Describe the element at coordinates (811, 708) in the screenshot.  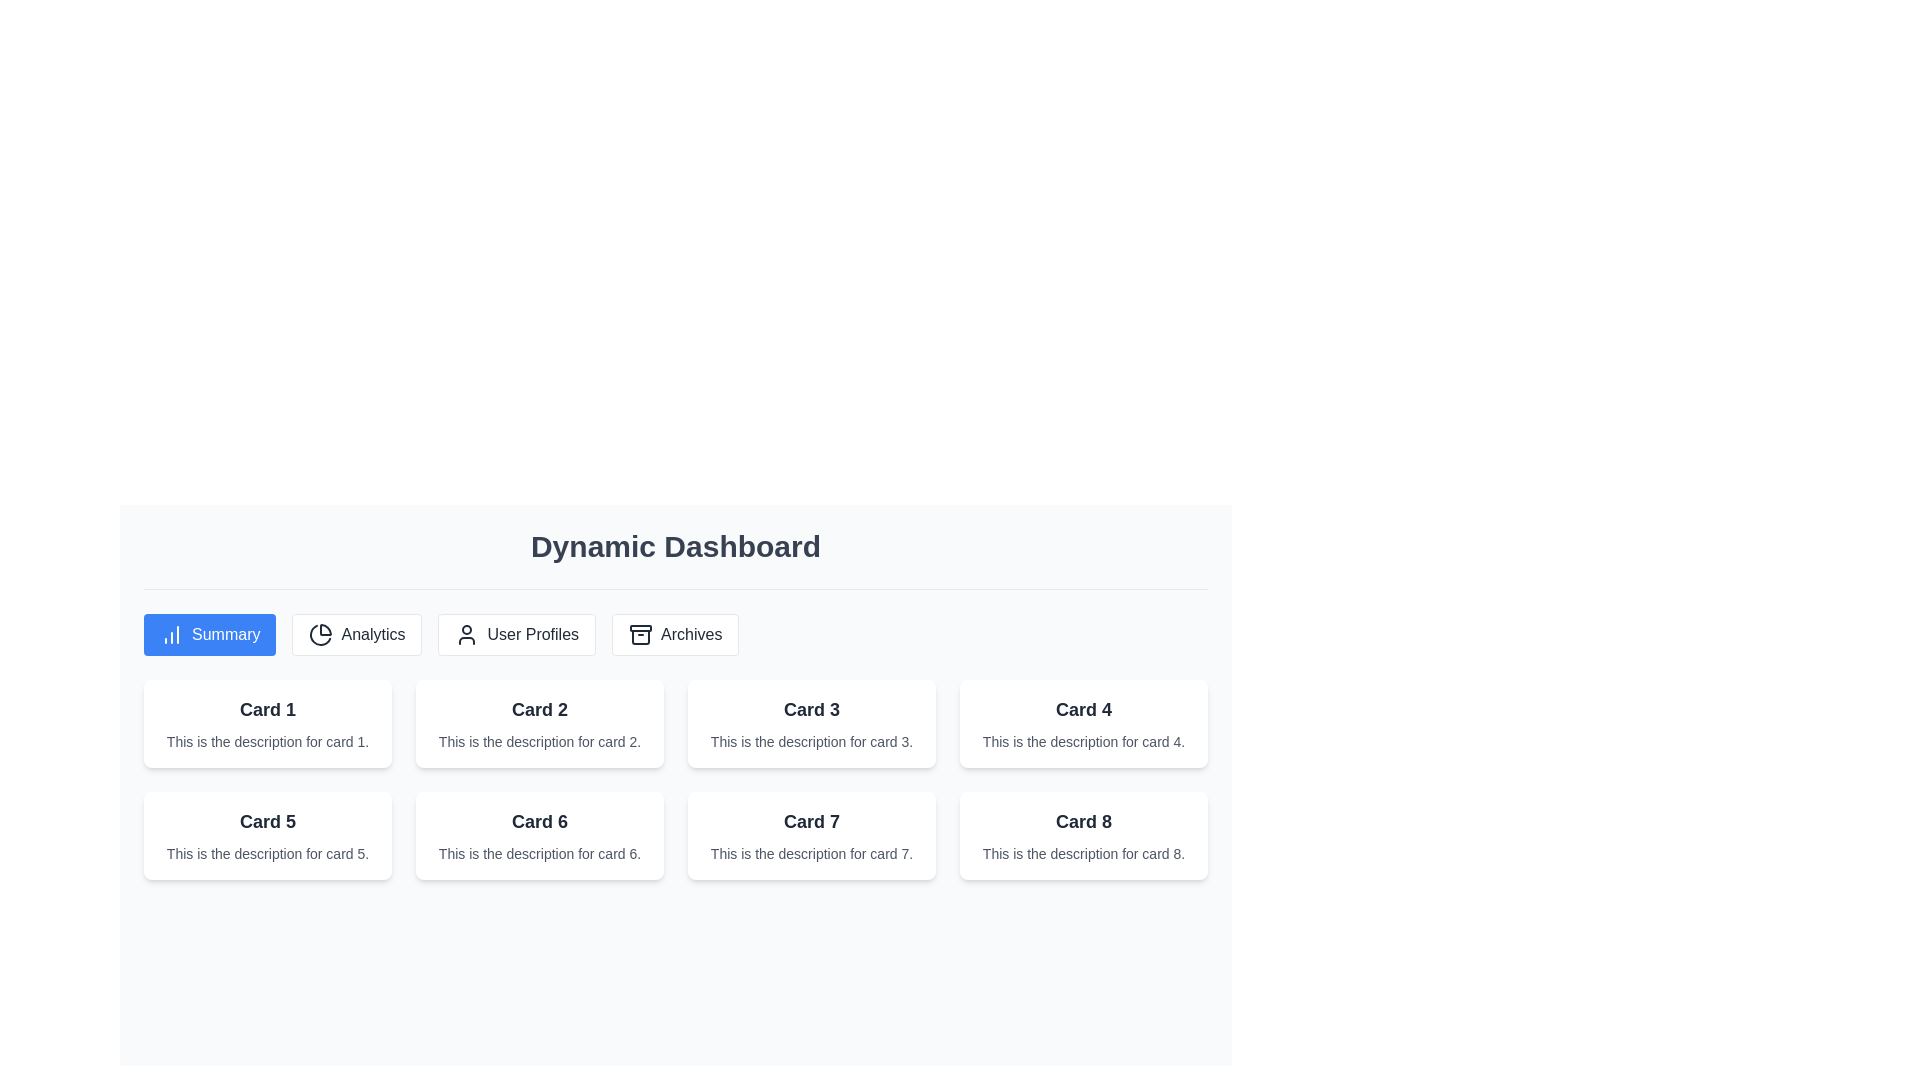
I see `text of the bold label displaying 'Card 3', located in the first row and third column of the grid layout` at that location.